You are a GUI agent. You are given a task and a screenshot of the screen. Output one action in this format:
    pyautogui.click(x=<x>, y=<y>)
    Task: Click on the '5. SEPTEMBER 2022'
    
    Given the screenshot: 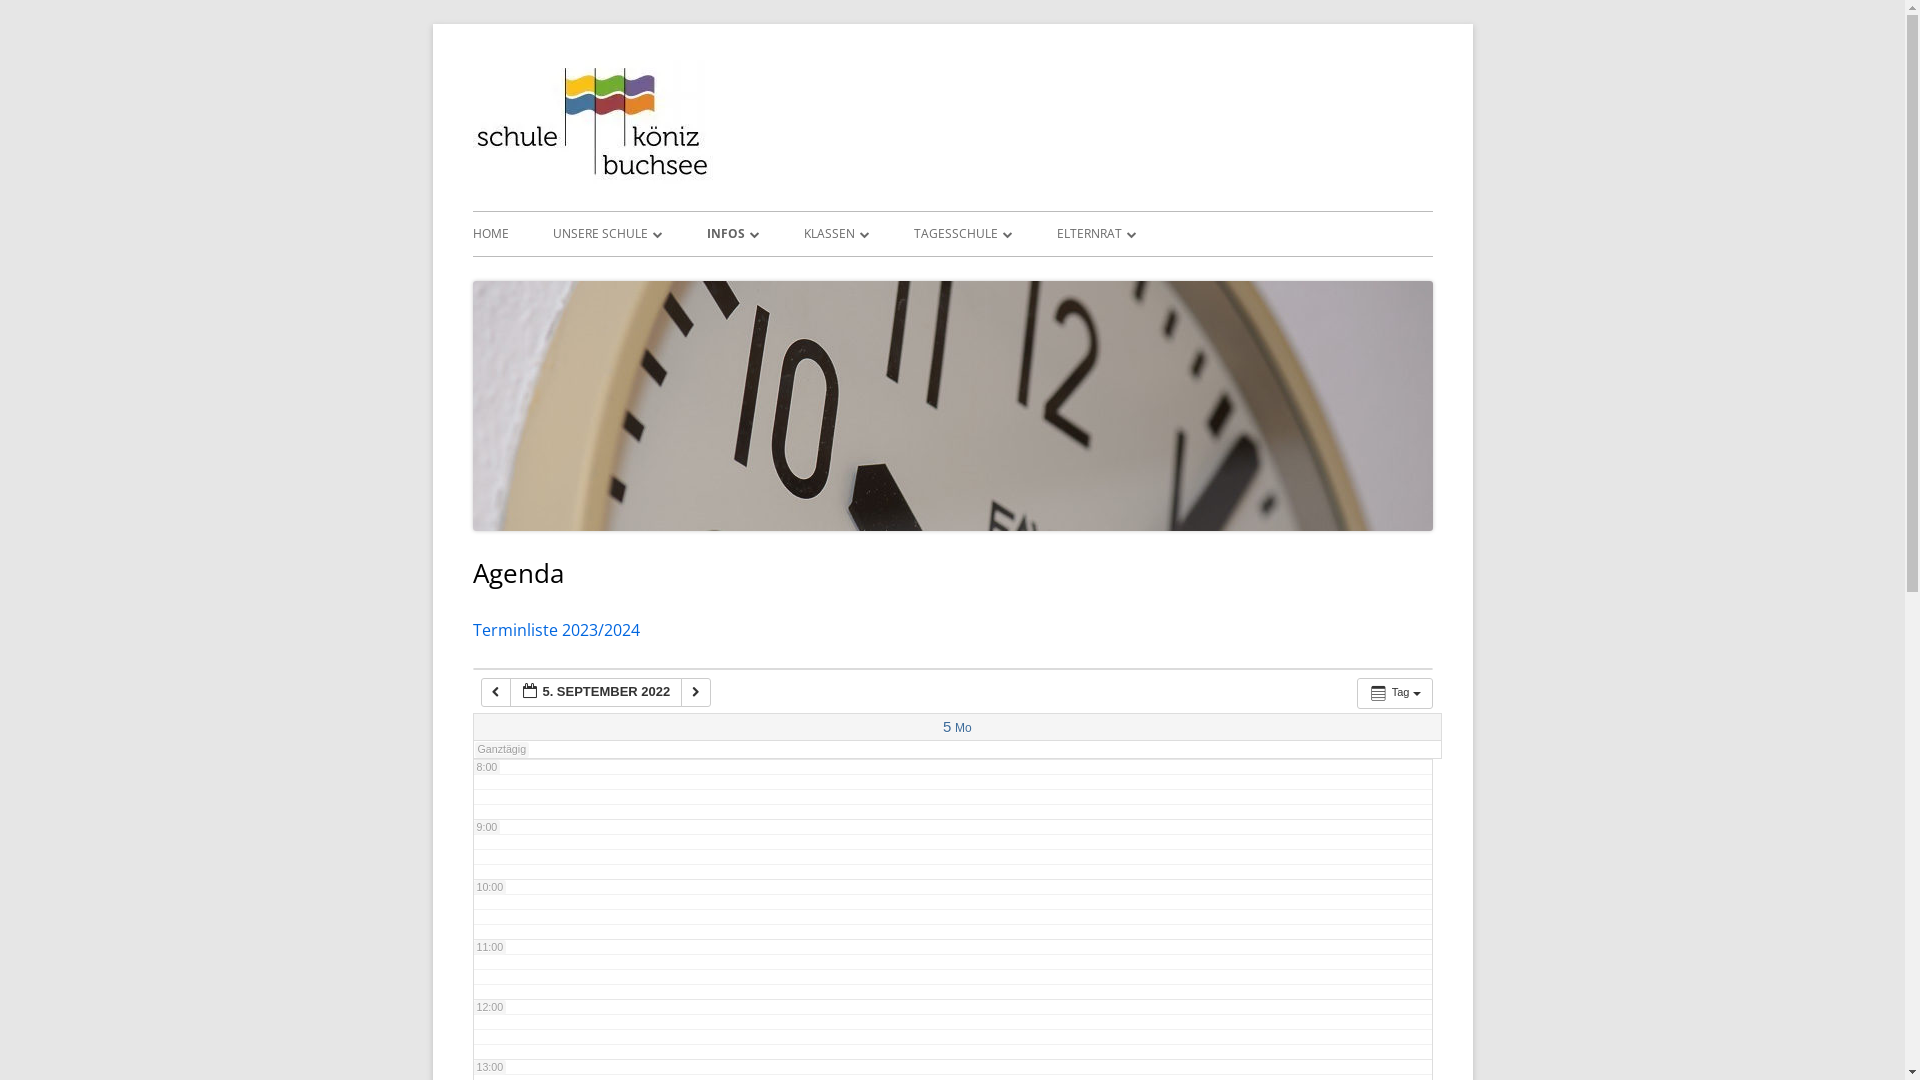 What is the action you would take?
    pyautogui.click(x=595, y=691)
    